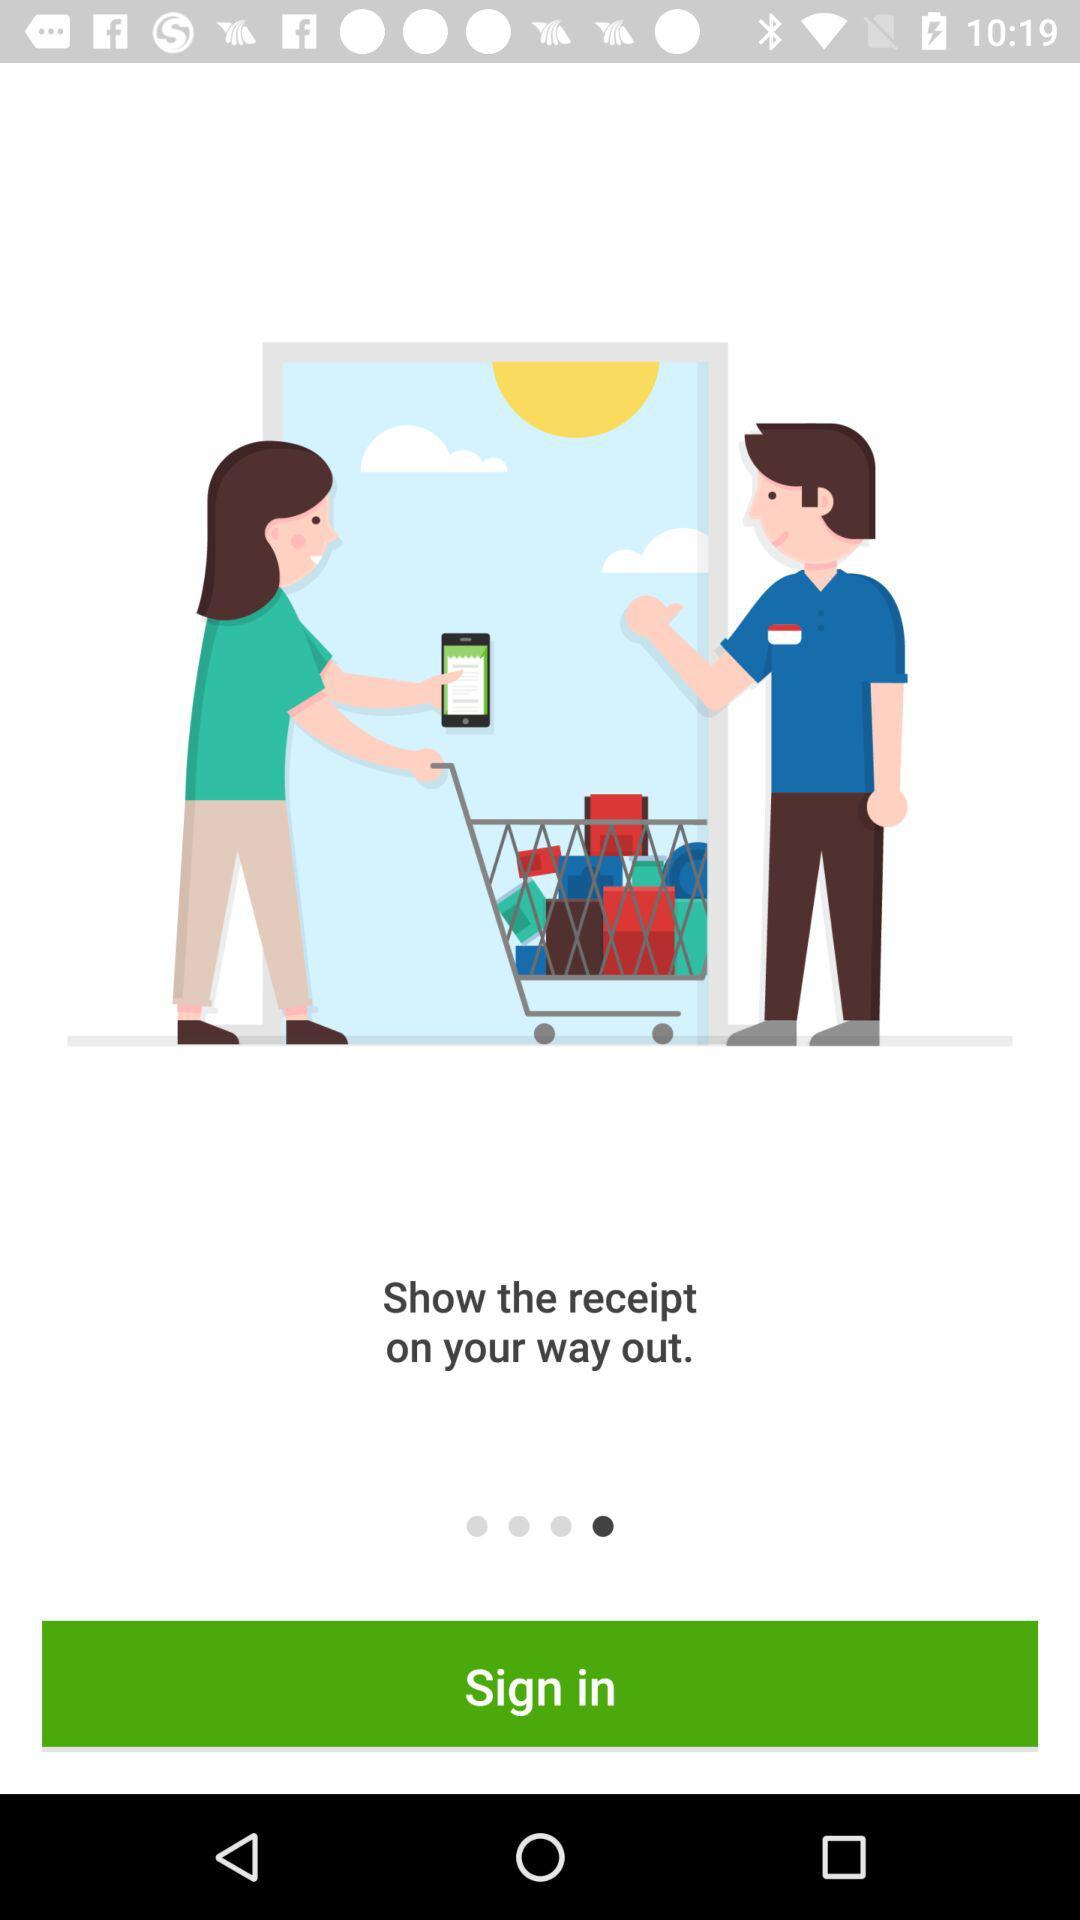 The image size is (1080, 1920). What do you see at coordinates (540, 1685) in the screenshot?
I see `the sign in` at bounding box center [540, 1685].